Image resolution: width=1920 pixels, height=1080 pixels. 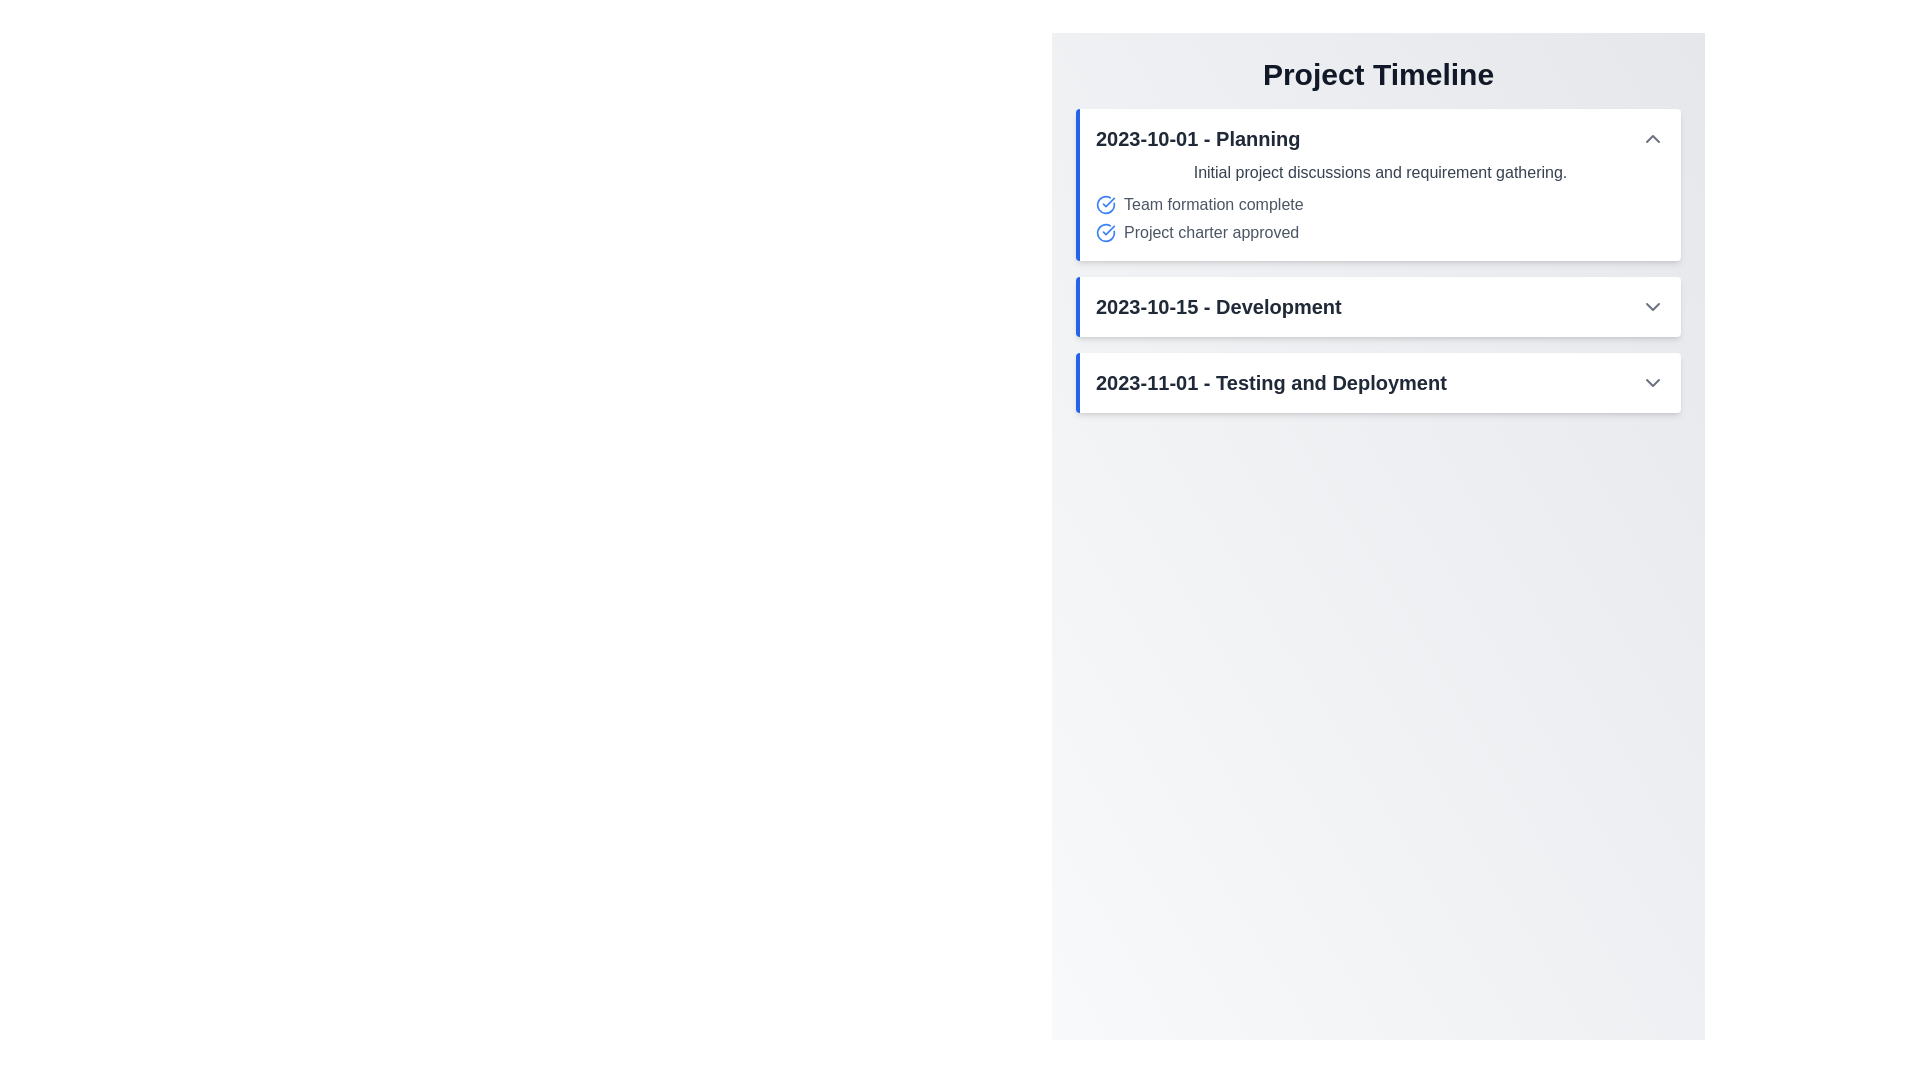 I want to click on text label indicating the completion status of the 'Project charter approved' milestone, which is the second item in the '2023-10-01 - Planning' section of the timeline, following 'Team formation complete', so click(x=1210, y=231).